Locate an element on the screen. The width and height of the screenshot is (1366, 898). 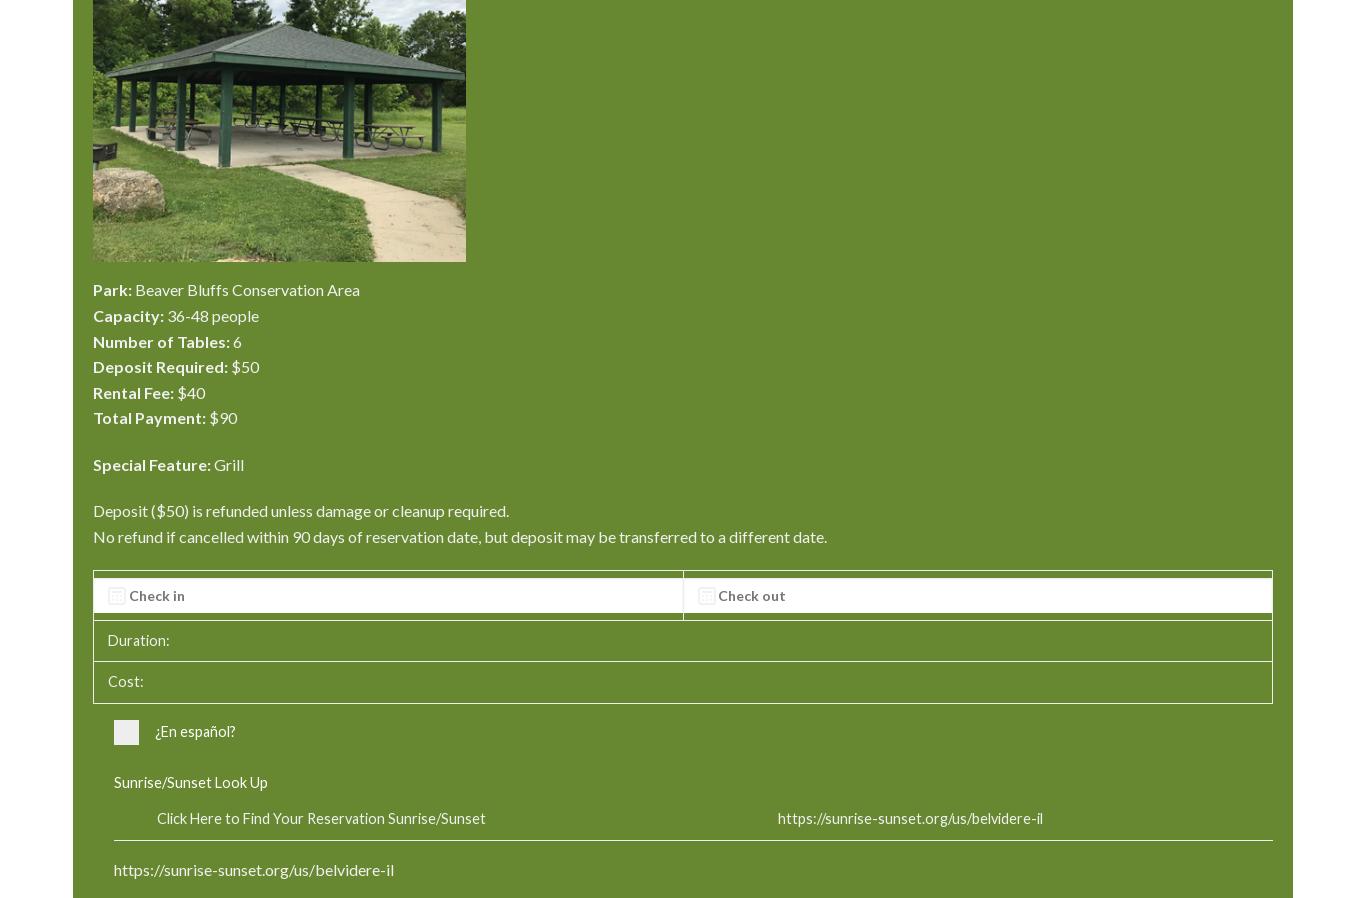
'contact us' is located at coordinates (123, 321).